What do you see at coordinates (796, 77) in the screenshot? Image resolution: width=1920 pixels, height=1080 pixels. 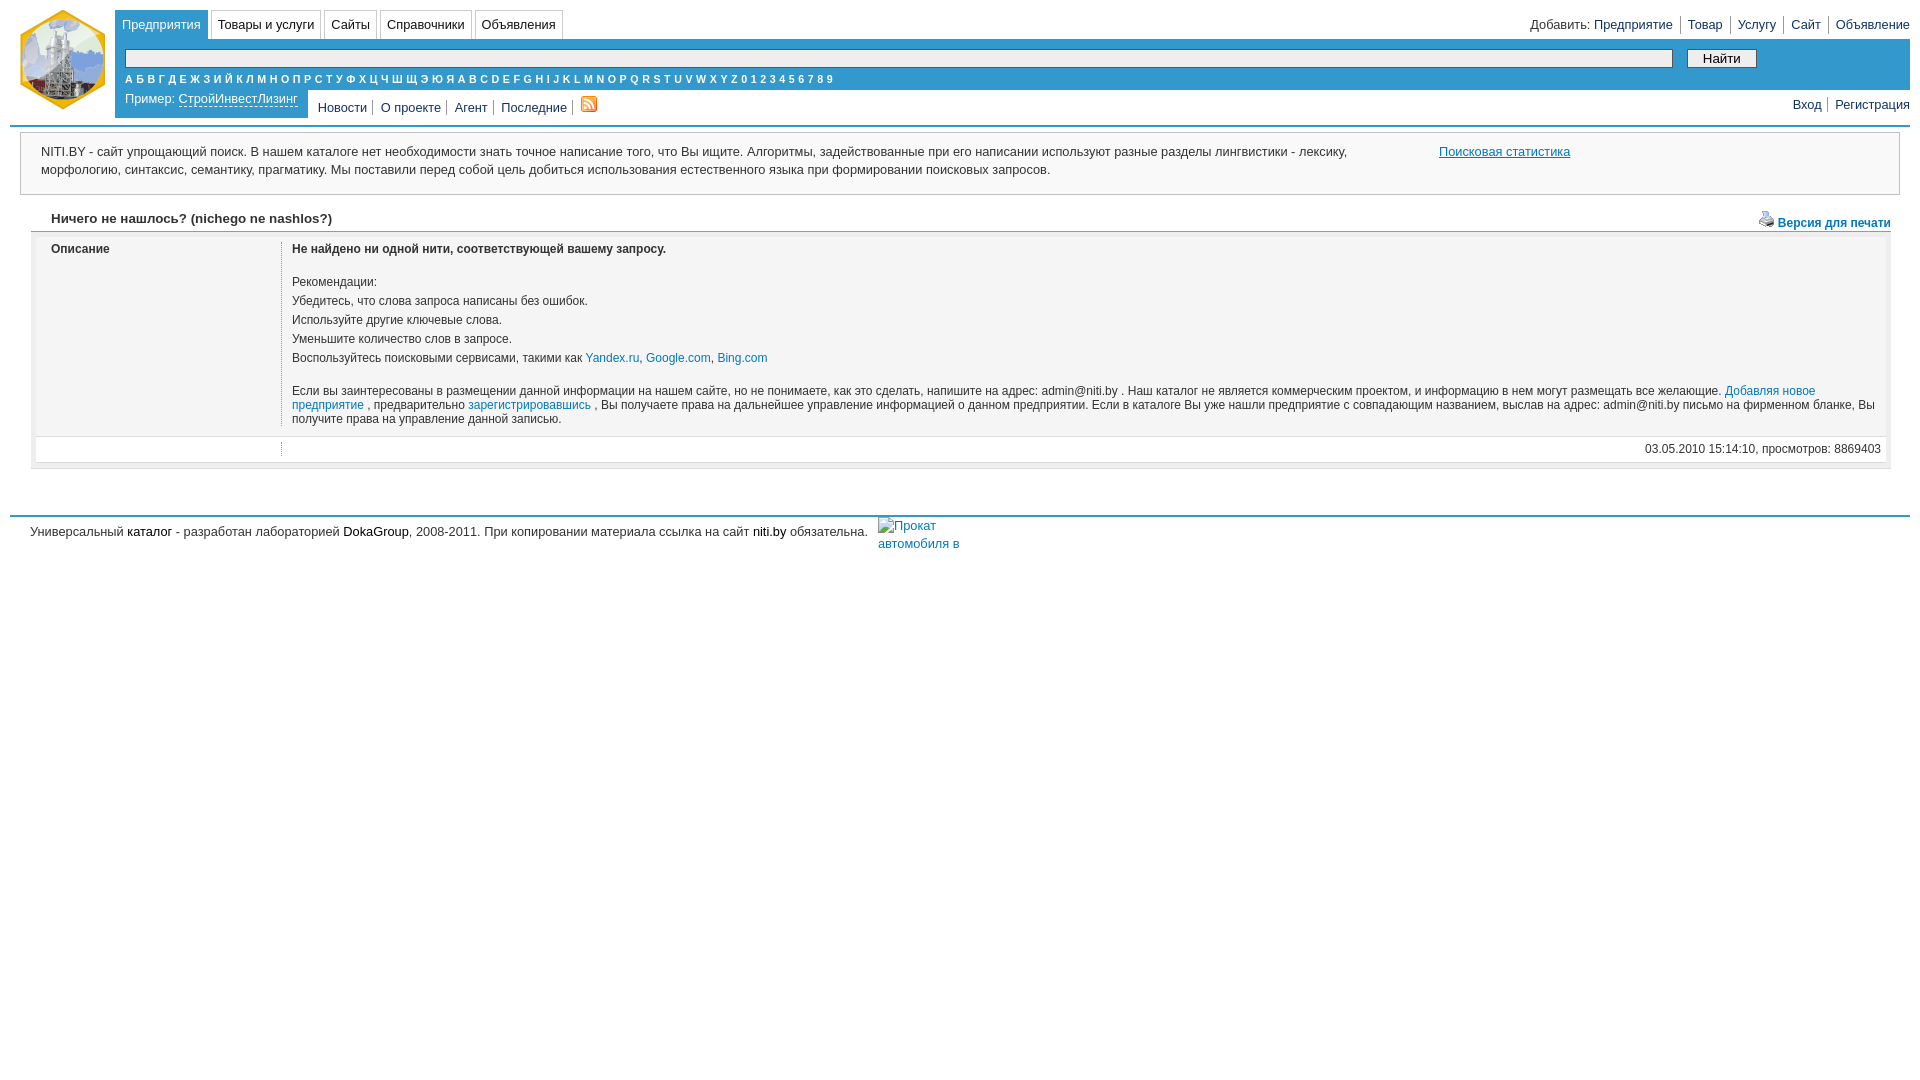 I see `'6'` at bounding box center [796, 77].